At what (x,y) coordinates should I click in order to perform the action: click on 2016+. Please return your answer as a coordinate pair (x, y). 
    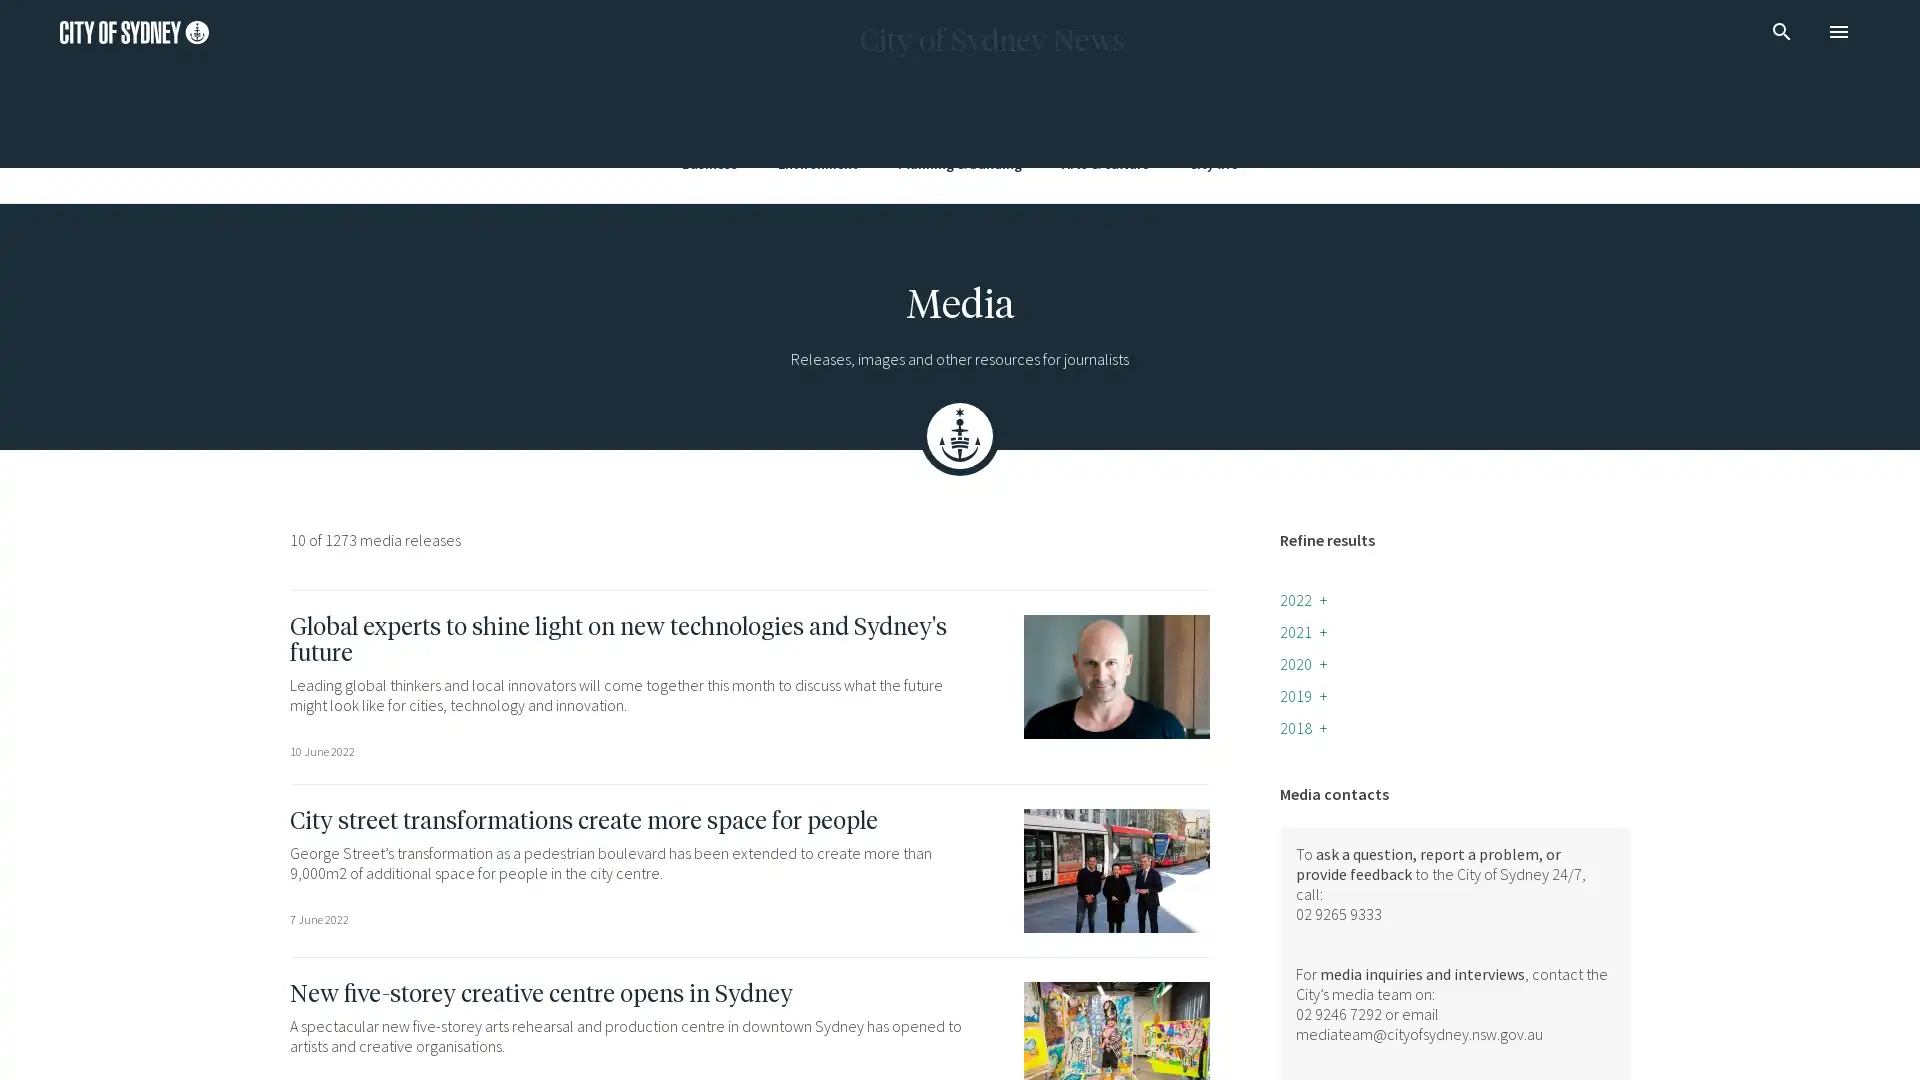
    Looking at the image, I should click on (1303, 790).